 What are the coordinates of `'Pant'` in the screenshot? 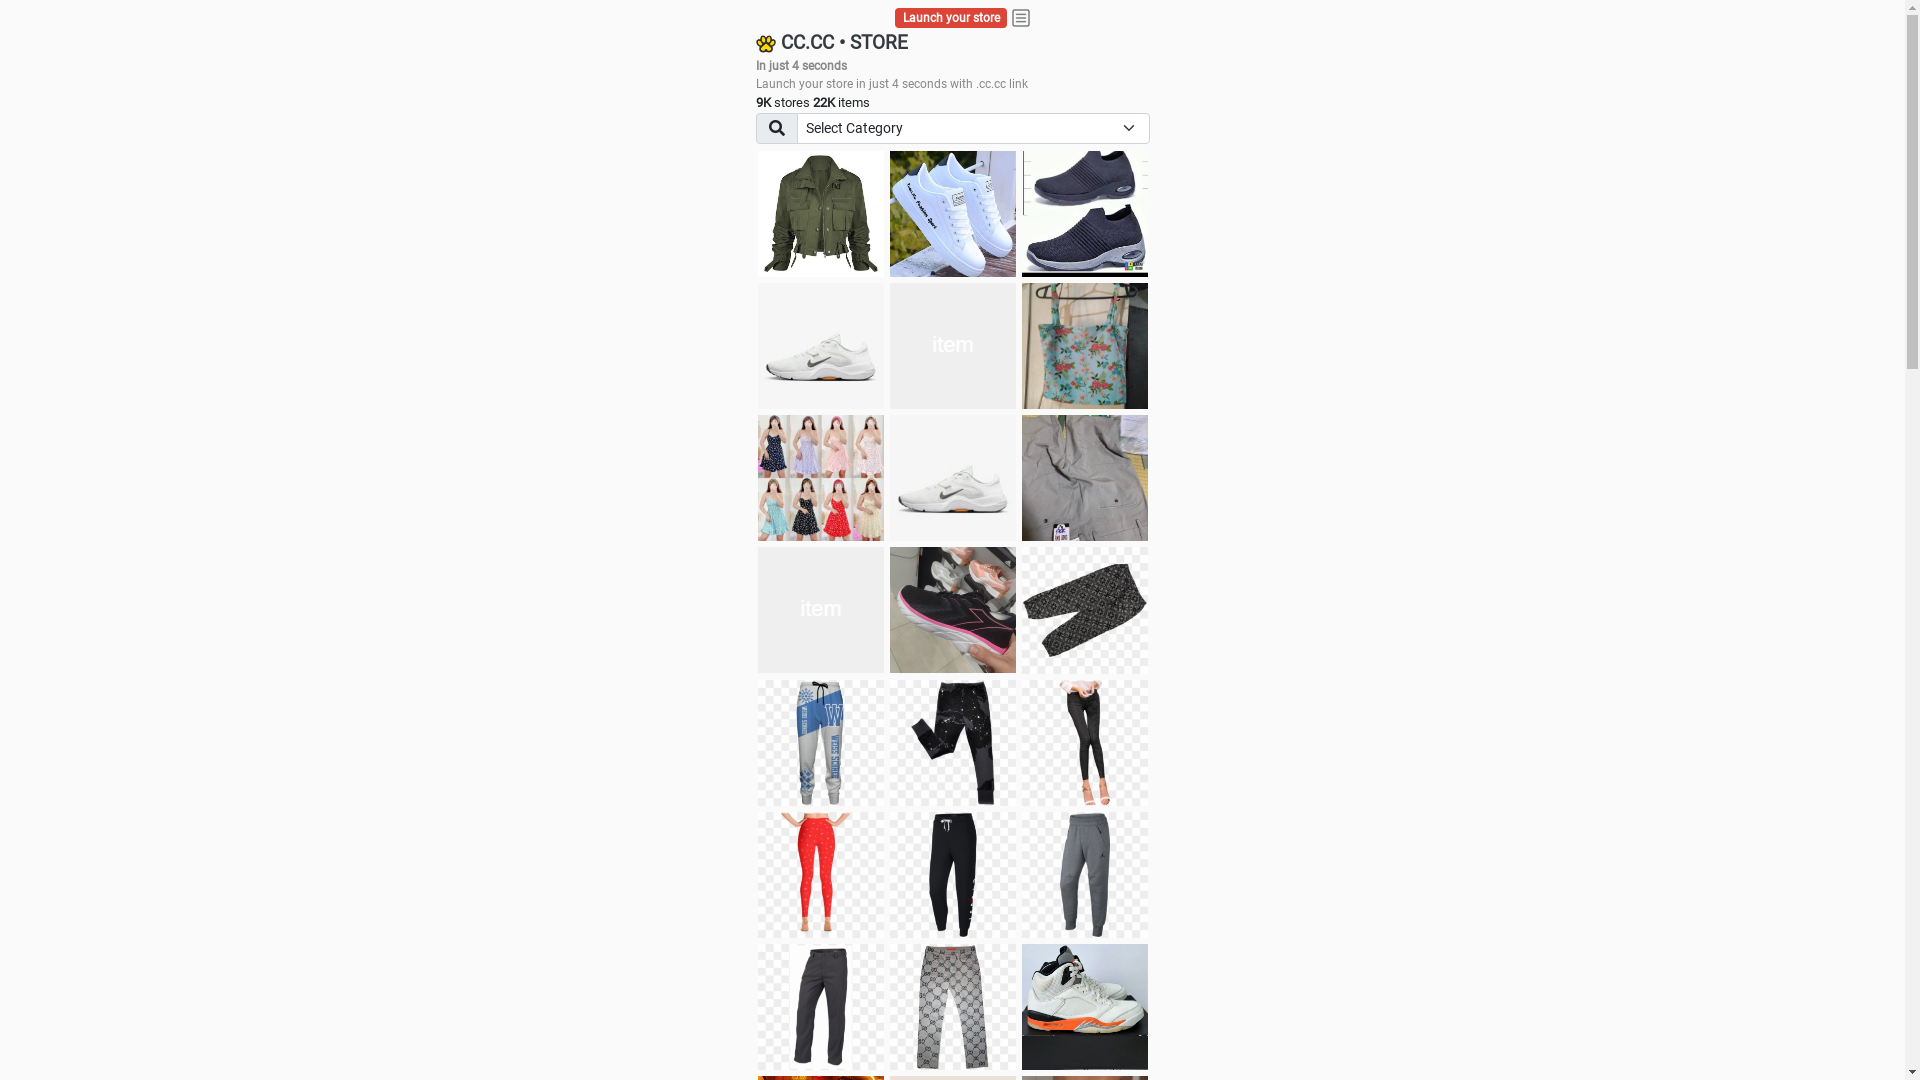 It's located at (1083, 874).